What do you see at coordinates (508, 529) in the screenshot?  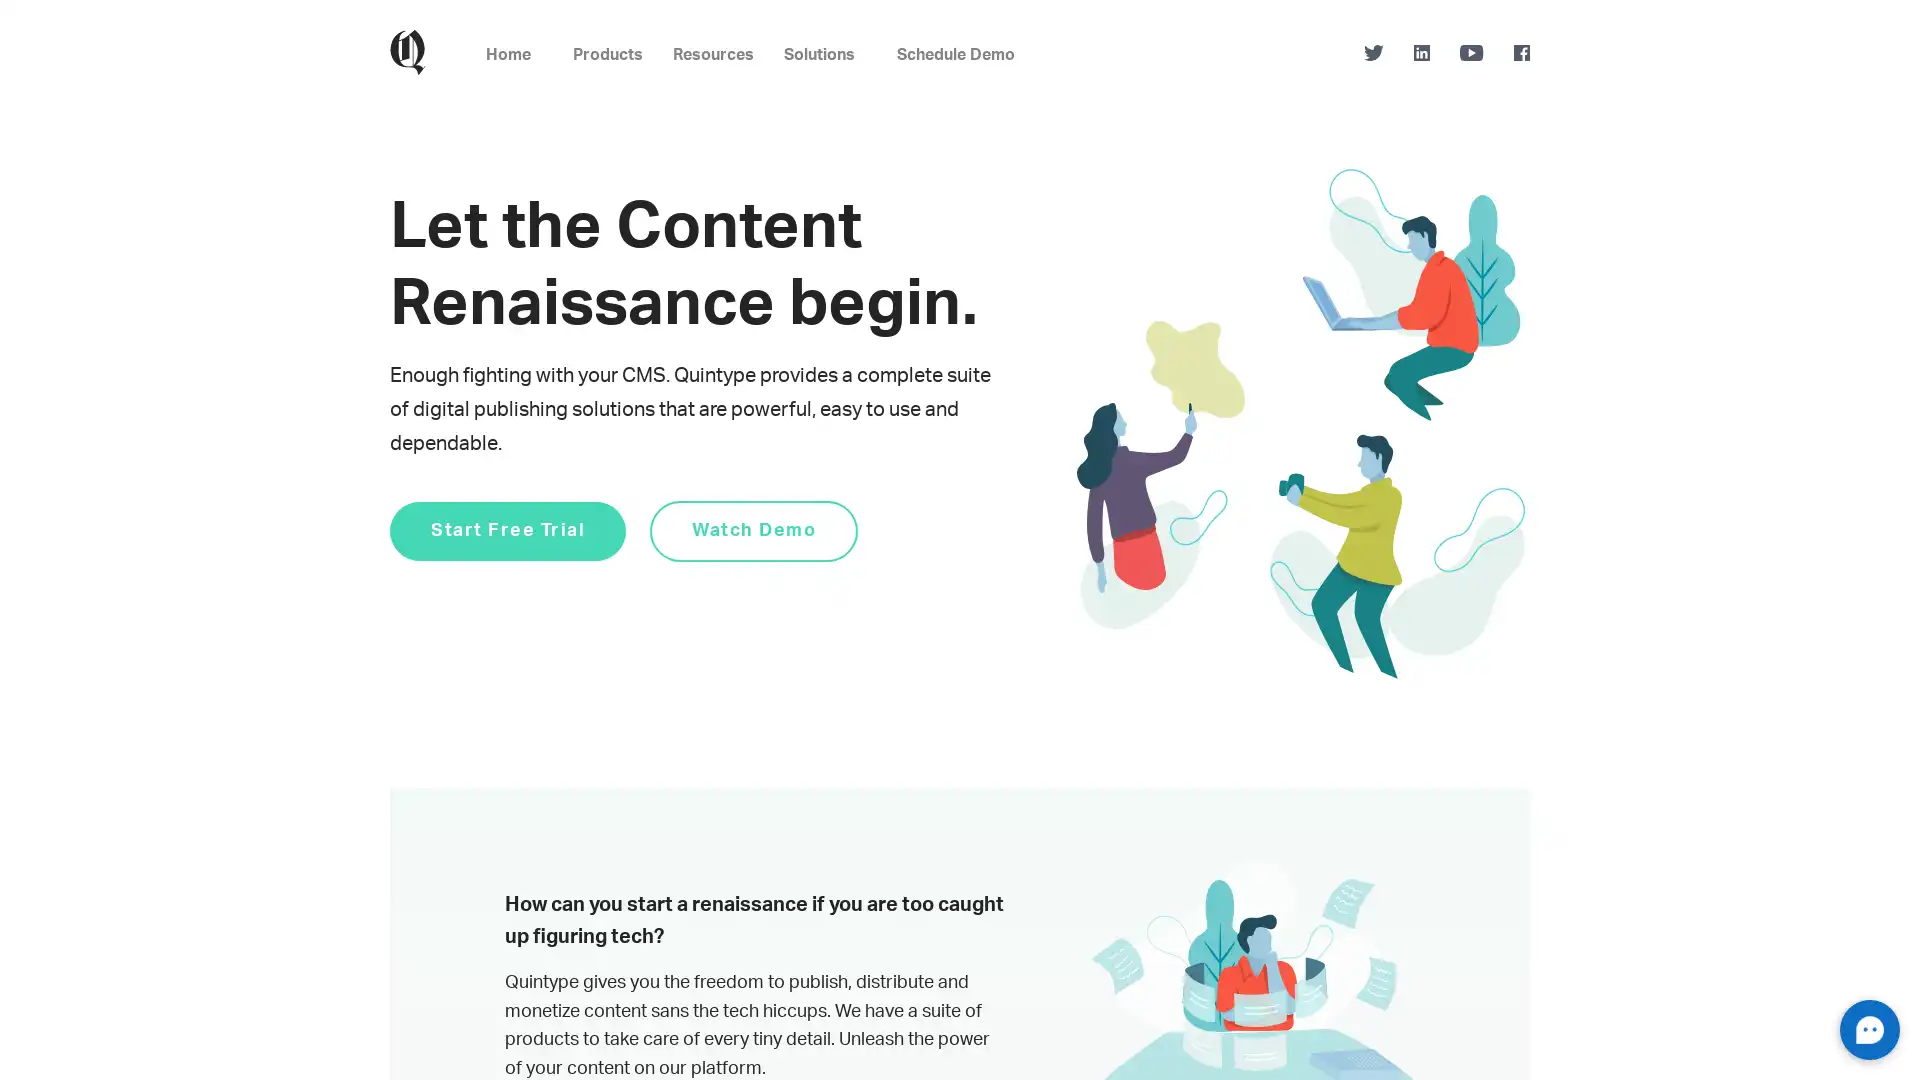 I see `Start Free Trial` at bounding box center [508, 529].